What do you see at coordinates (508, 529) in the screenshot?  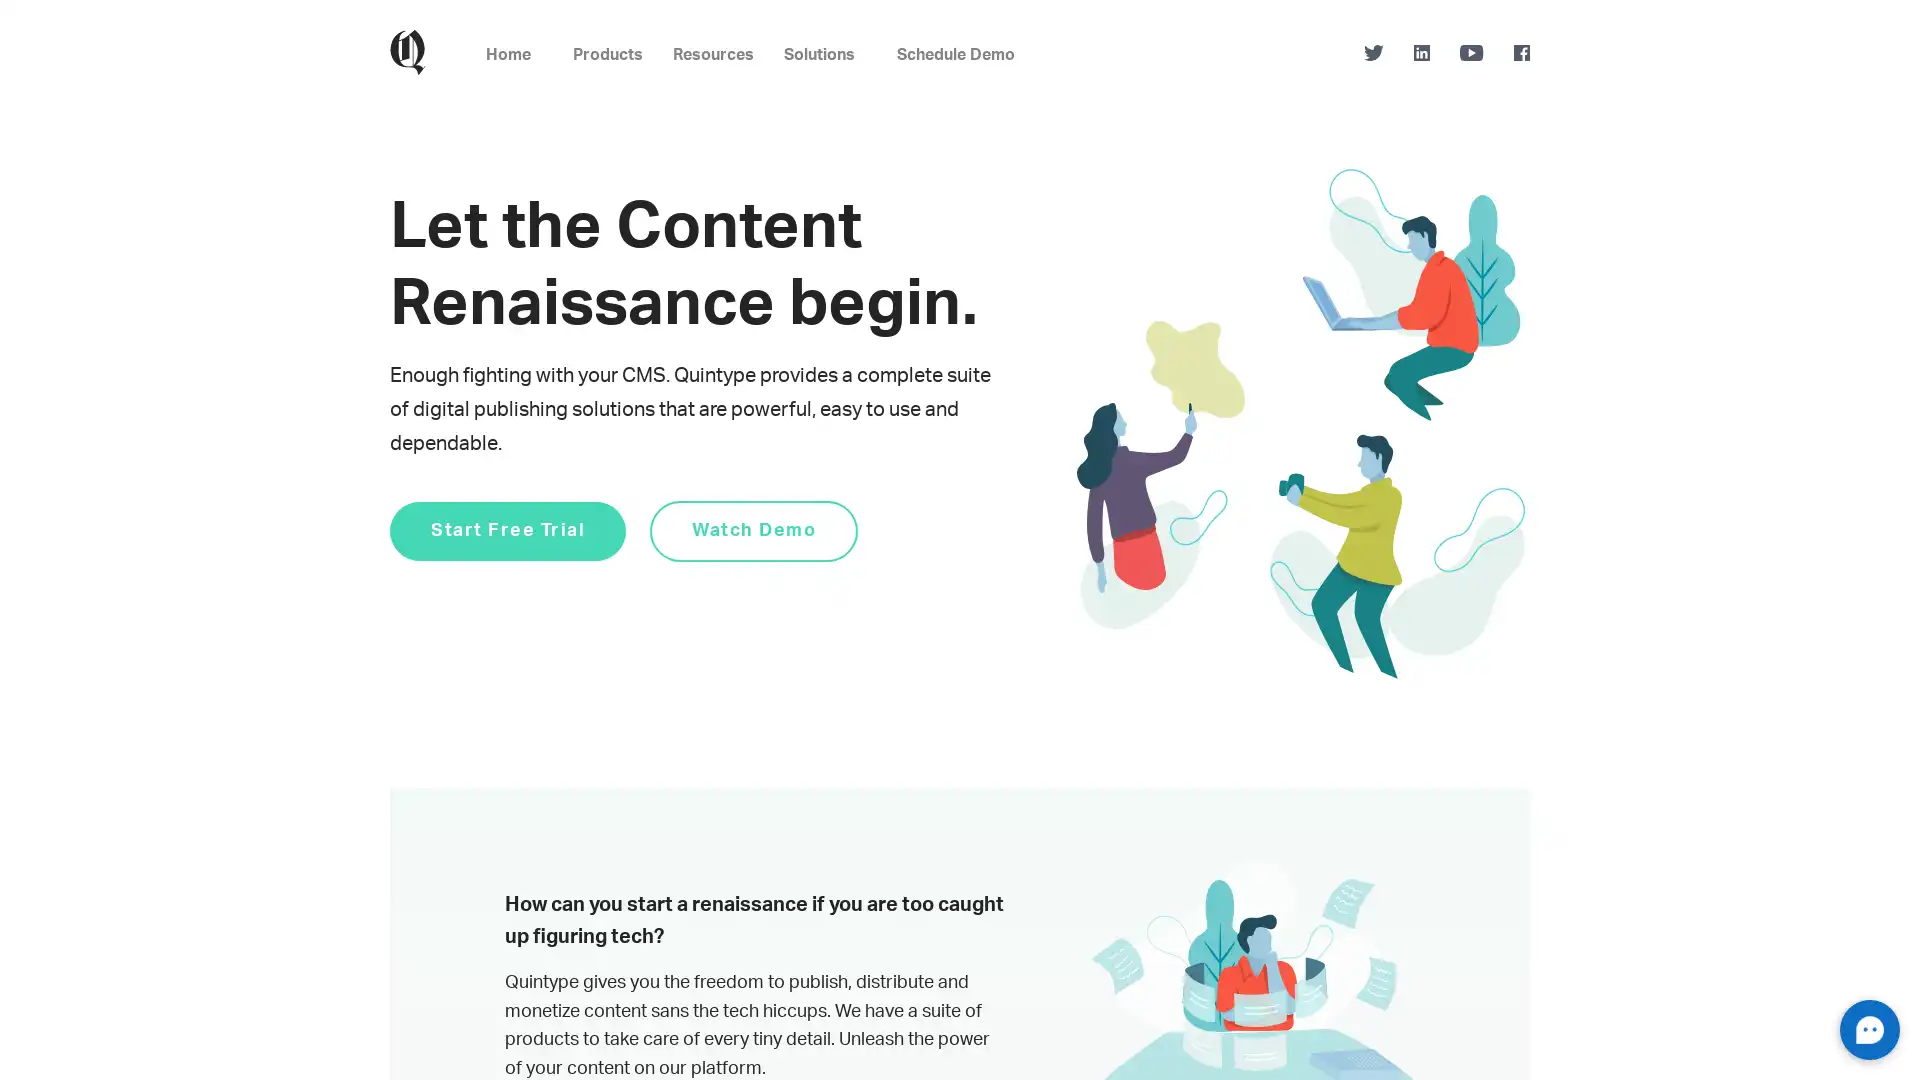 I see `Start Free Trial` at bounding box center [508, 529].